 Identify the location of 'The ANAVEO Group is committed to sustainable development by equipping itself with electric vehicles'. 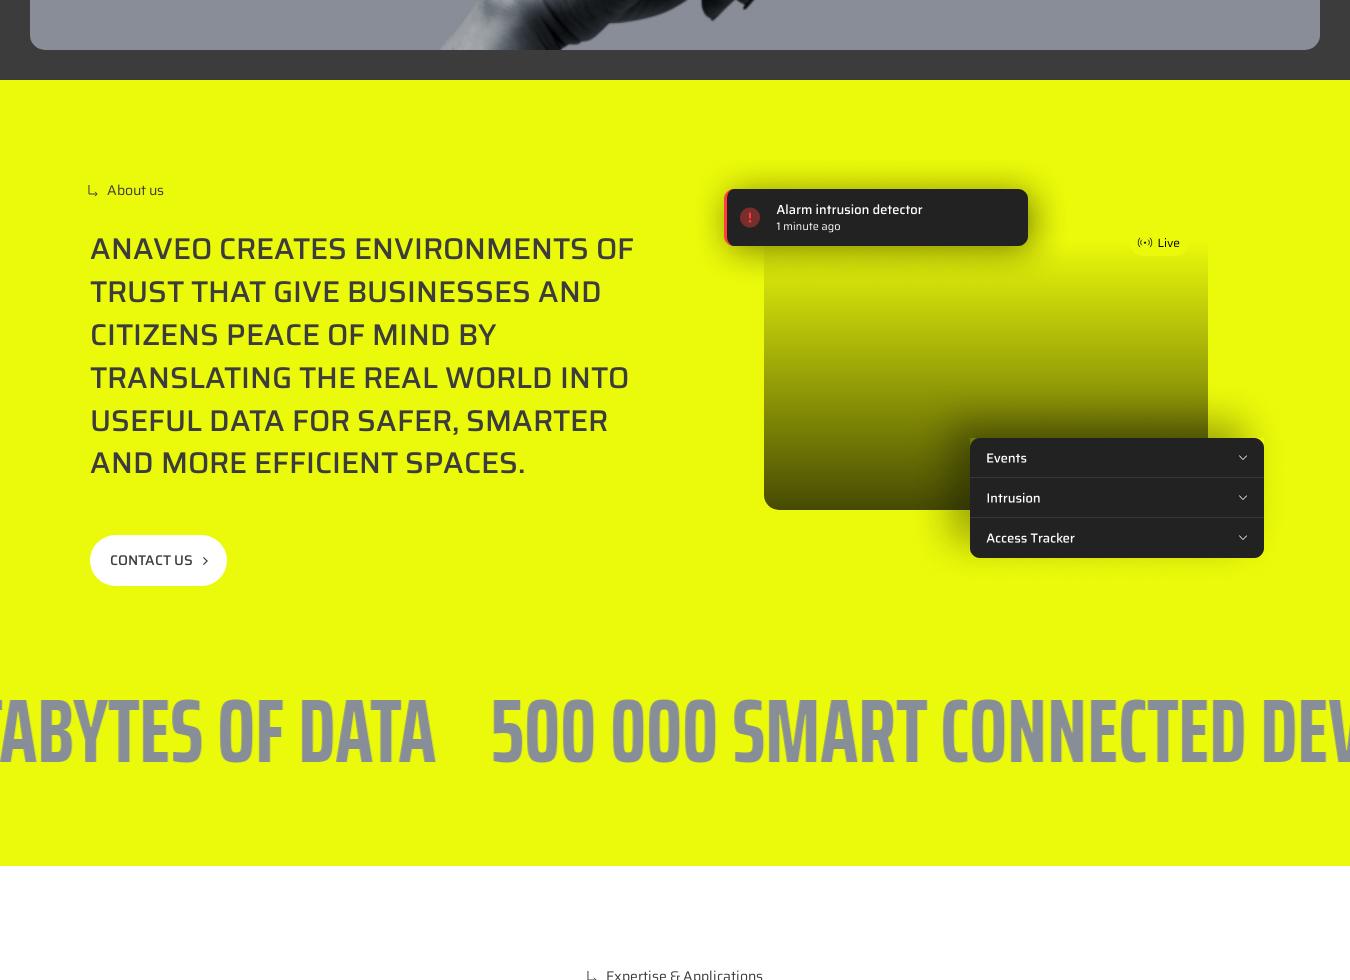
(618, 152).